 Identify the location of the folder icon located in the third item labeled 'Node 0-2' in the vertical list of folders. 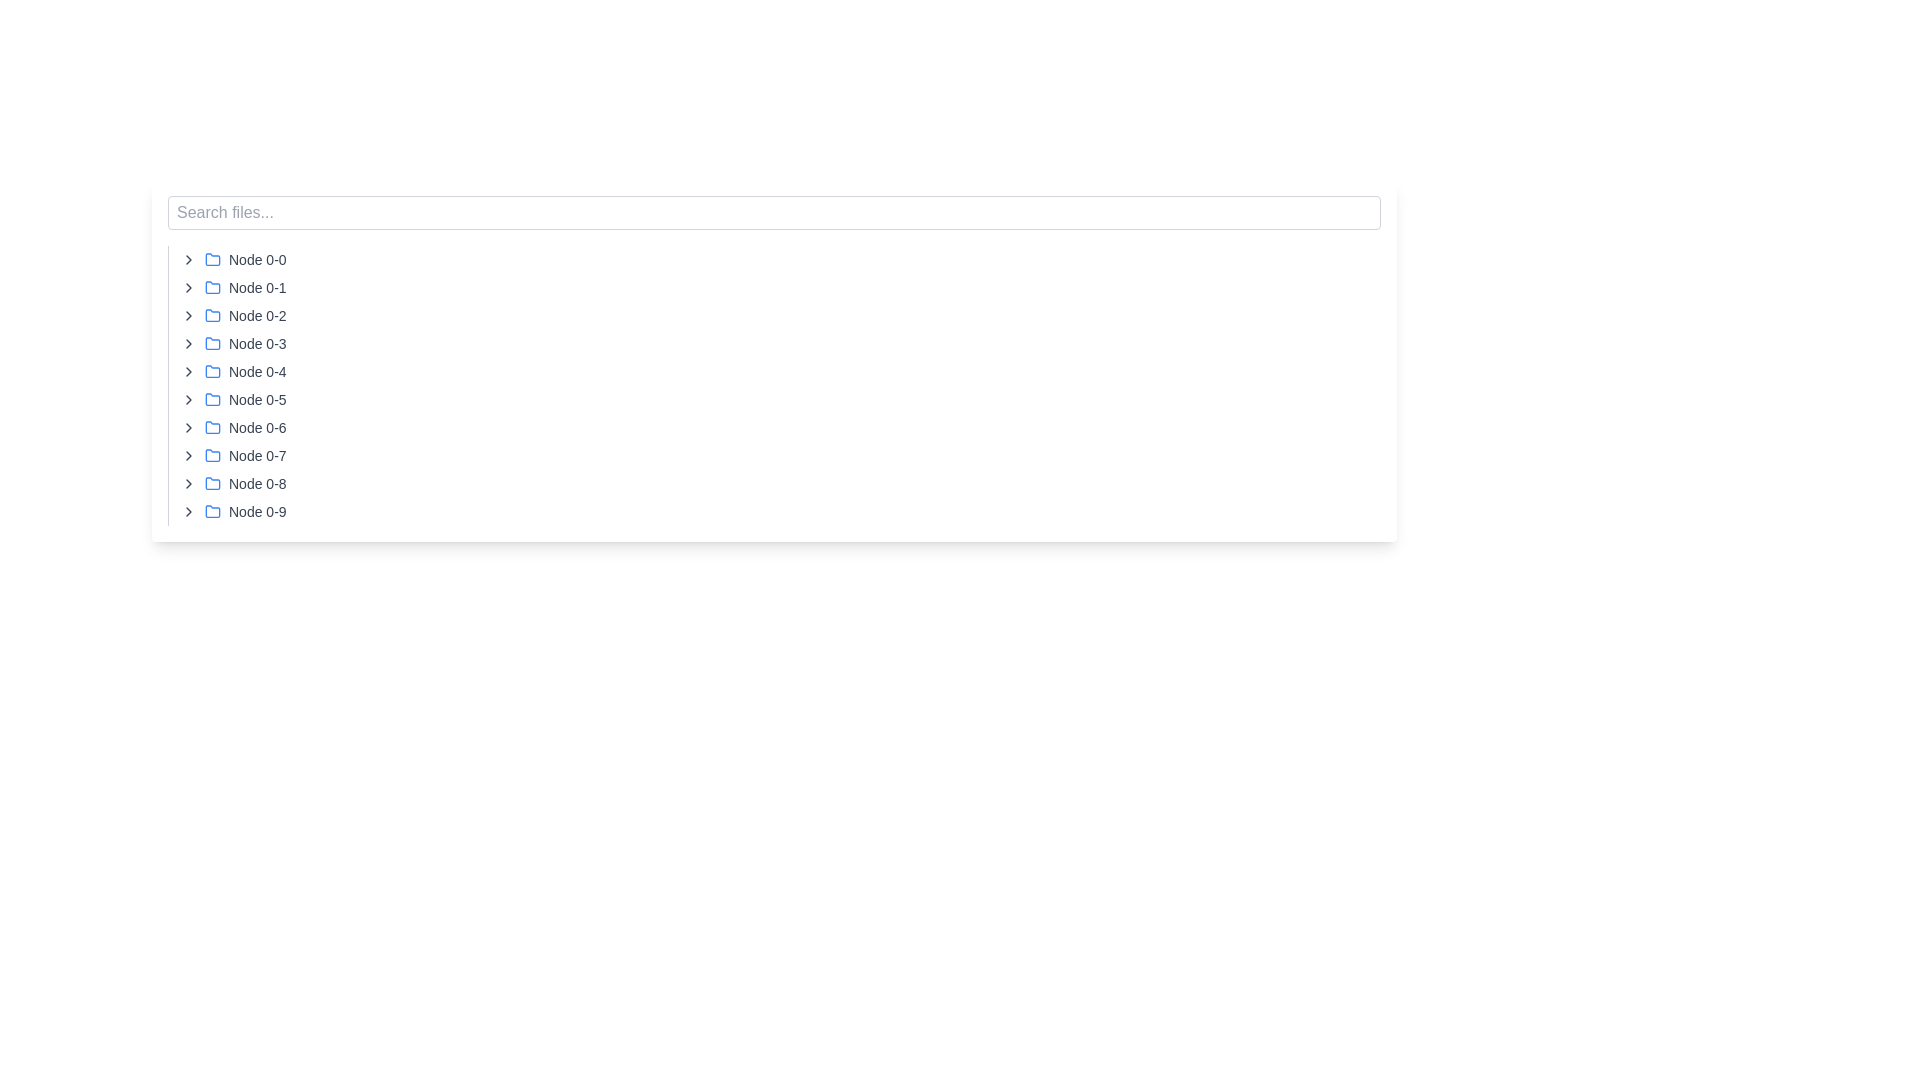
(212, 315).